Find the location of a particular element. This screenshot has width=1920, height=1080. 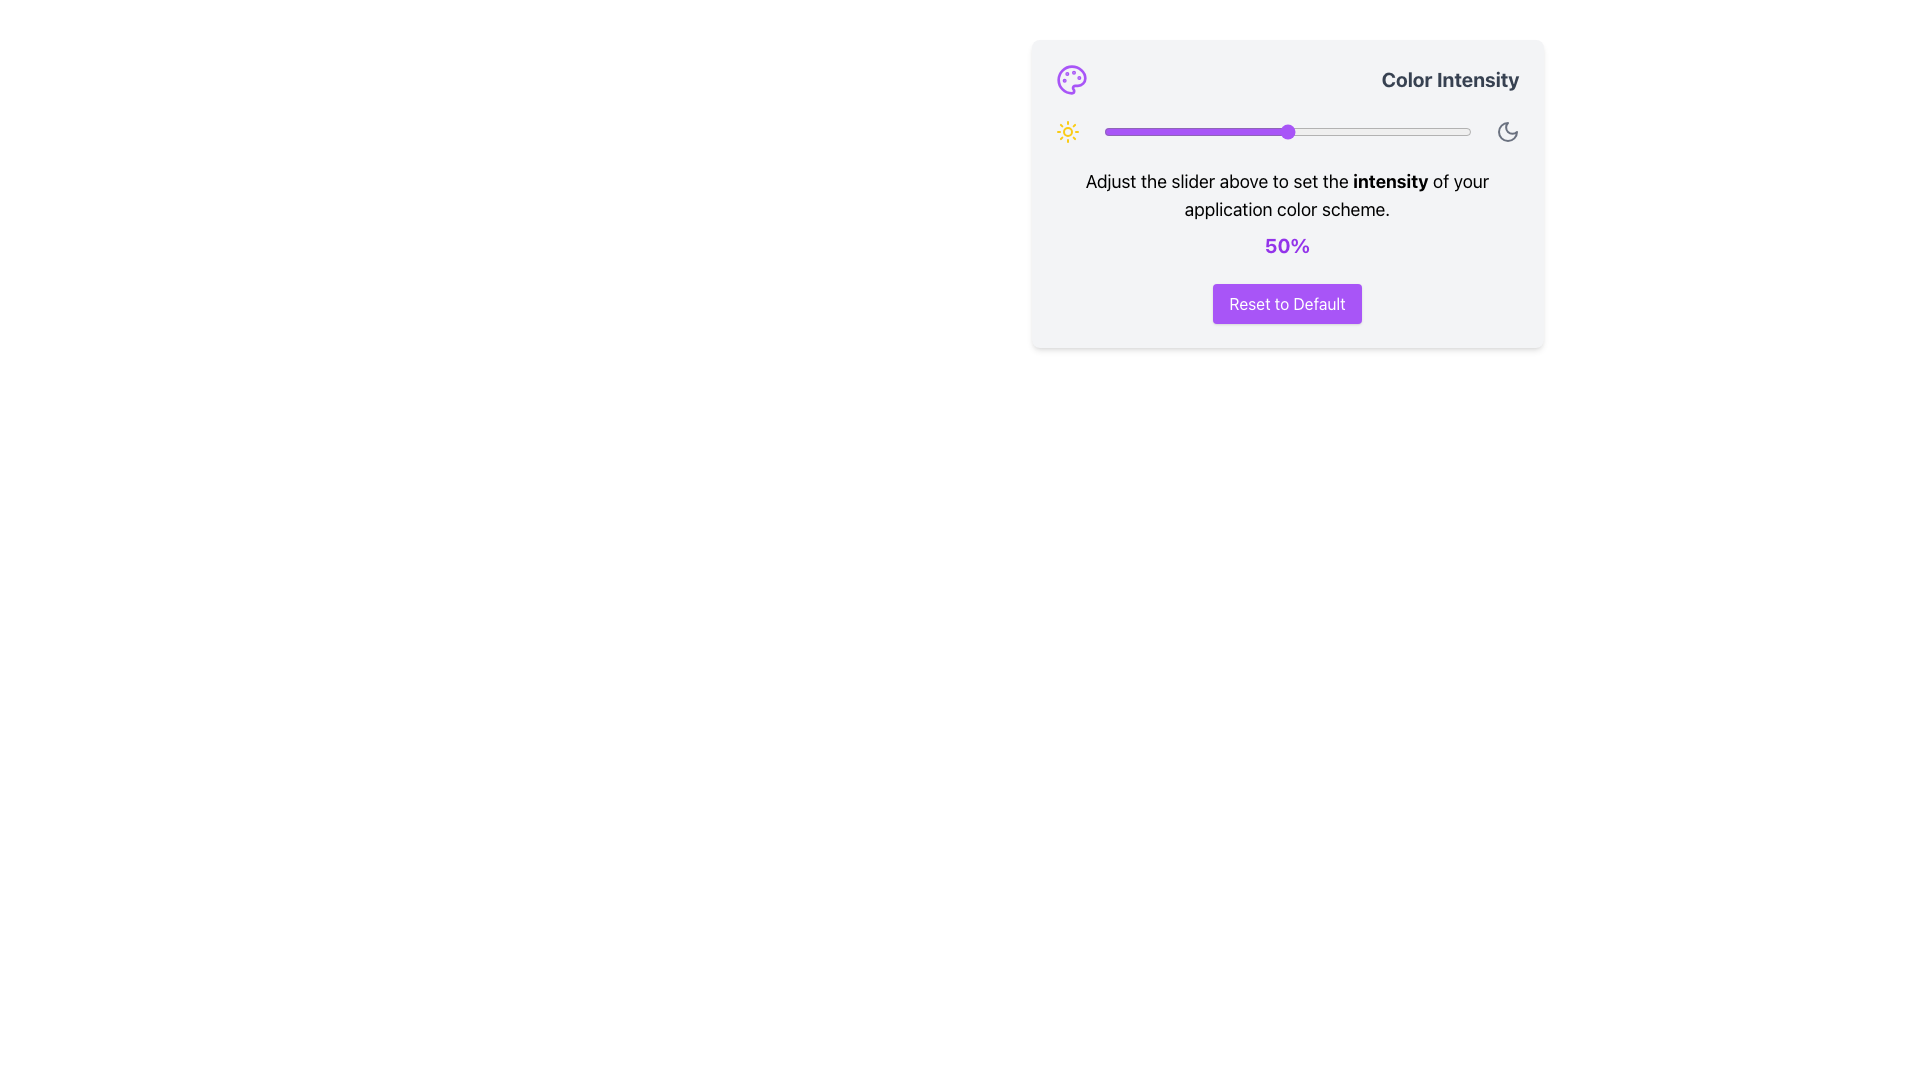

the color intensity is located at coordinates (1169, 131).